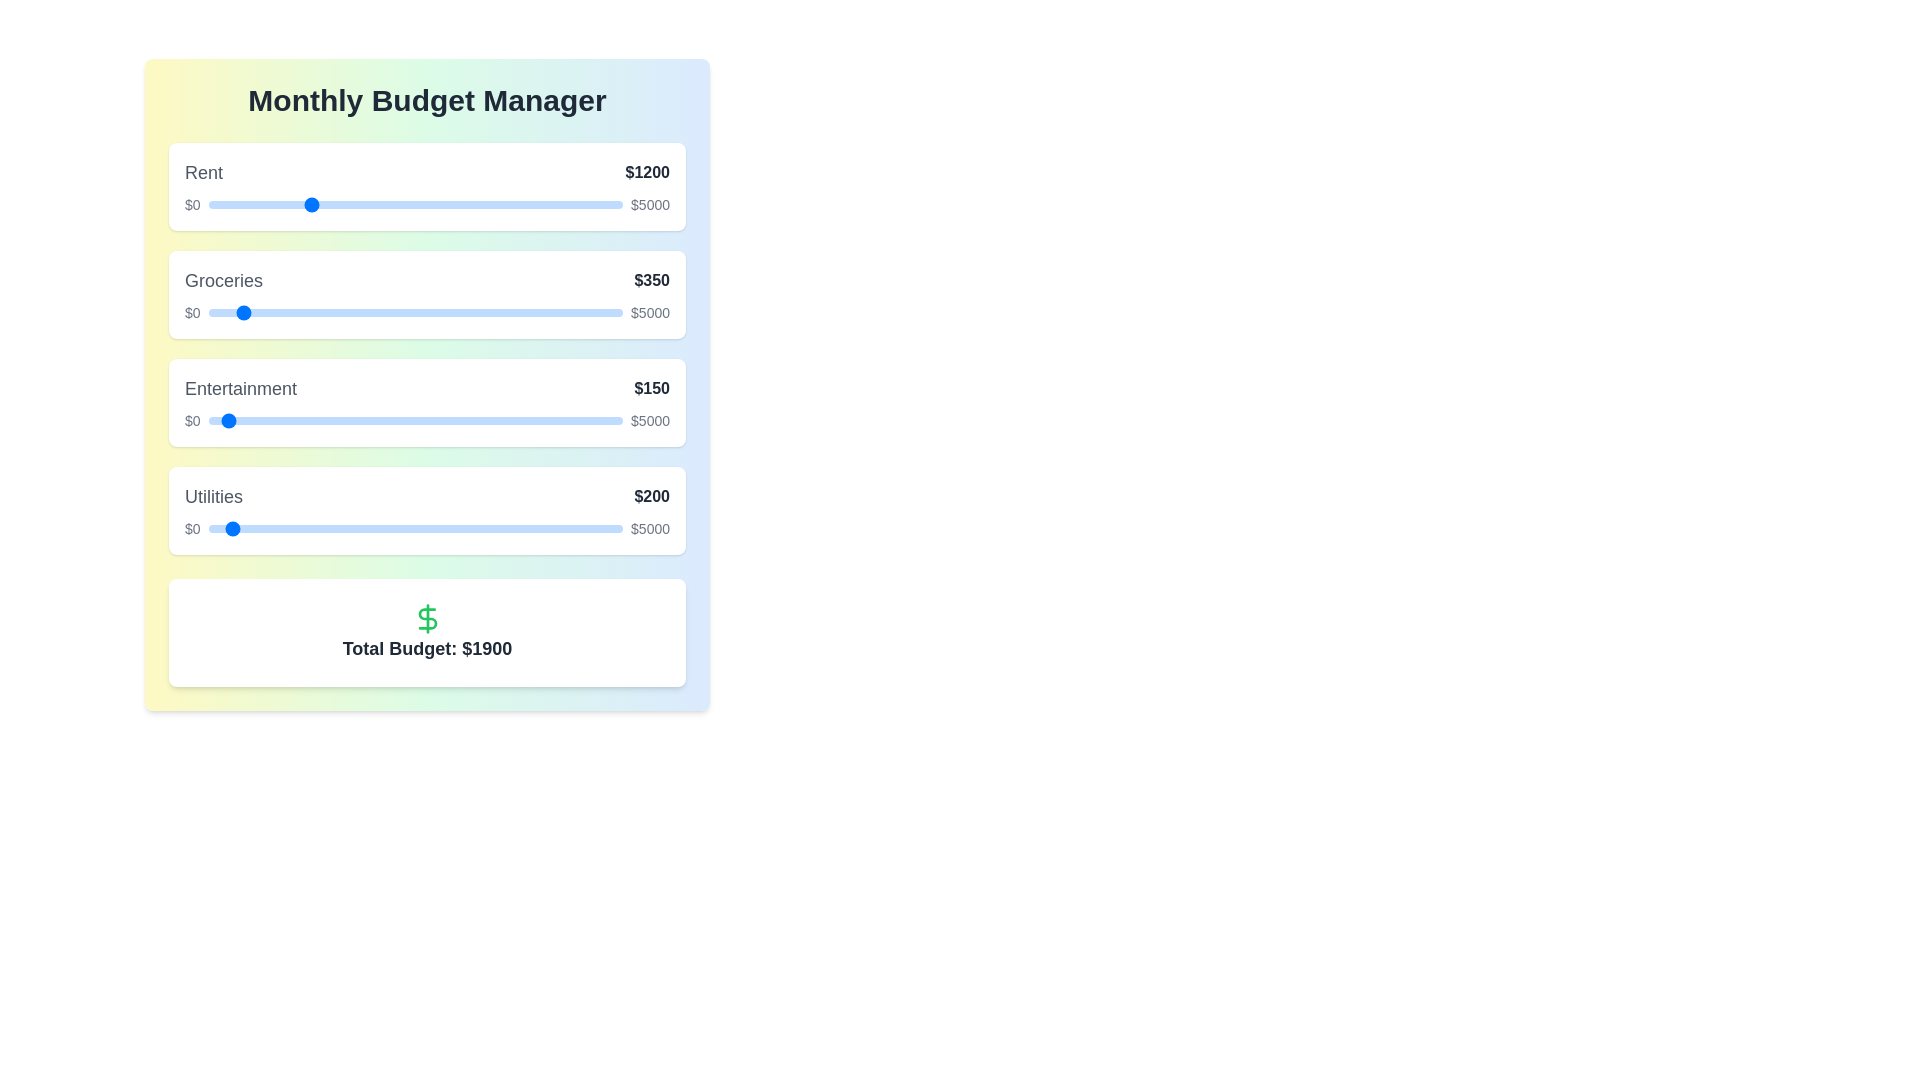 The width and height of the screenshot is (1920, 1080). I want to click on the text label indicating the minimum value of the slider component for budget allocation, which displays '$0' and is located to the left of the slider bar in the 'Utilities' section, so click(192, 527).